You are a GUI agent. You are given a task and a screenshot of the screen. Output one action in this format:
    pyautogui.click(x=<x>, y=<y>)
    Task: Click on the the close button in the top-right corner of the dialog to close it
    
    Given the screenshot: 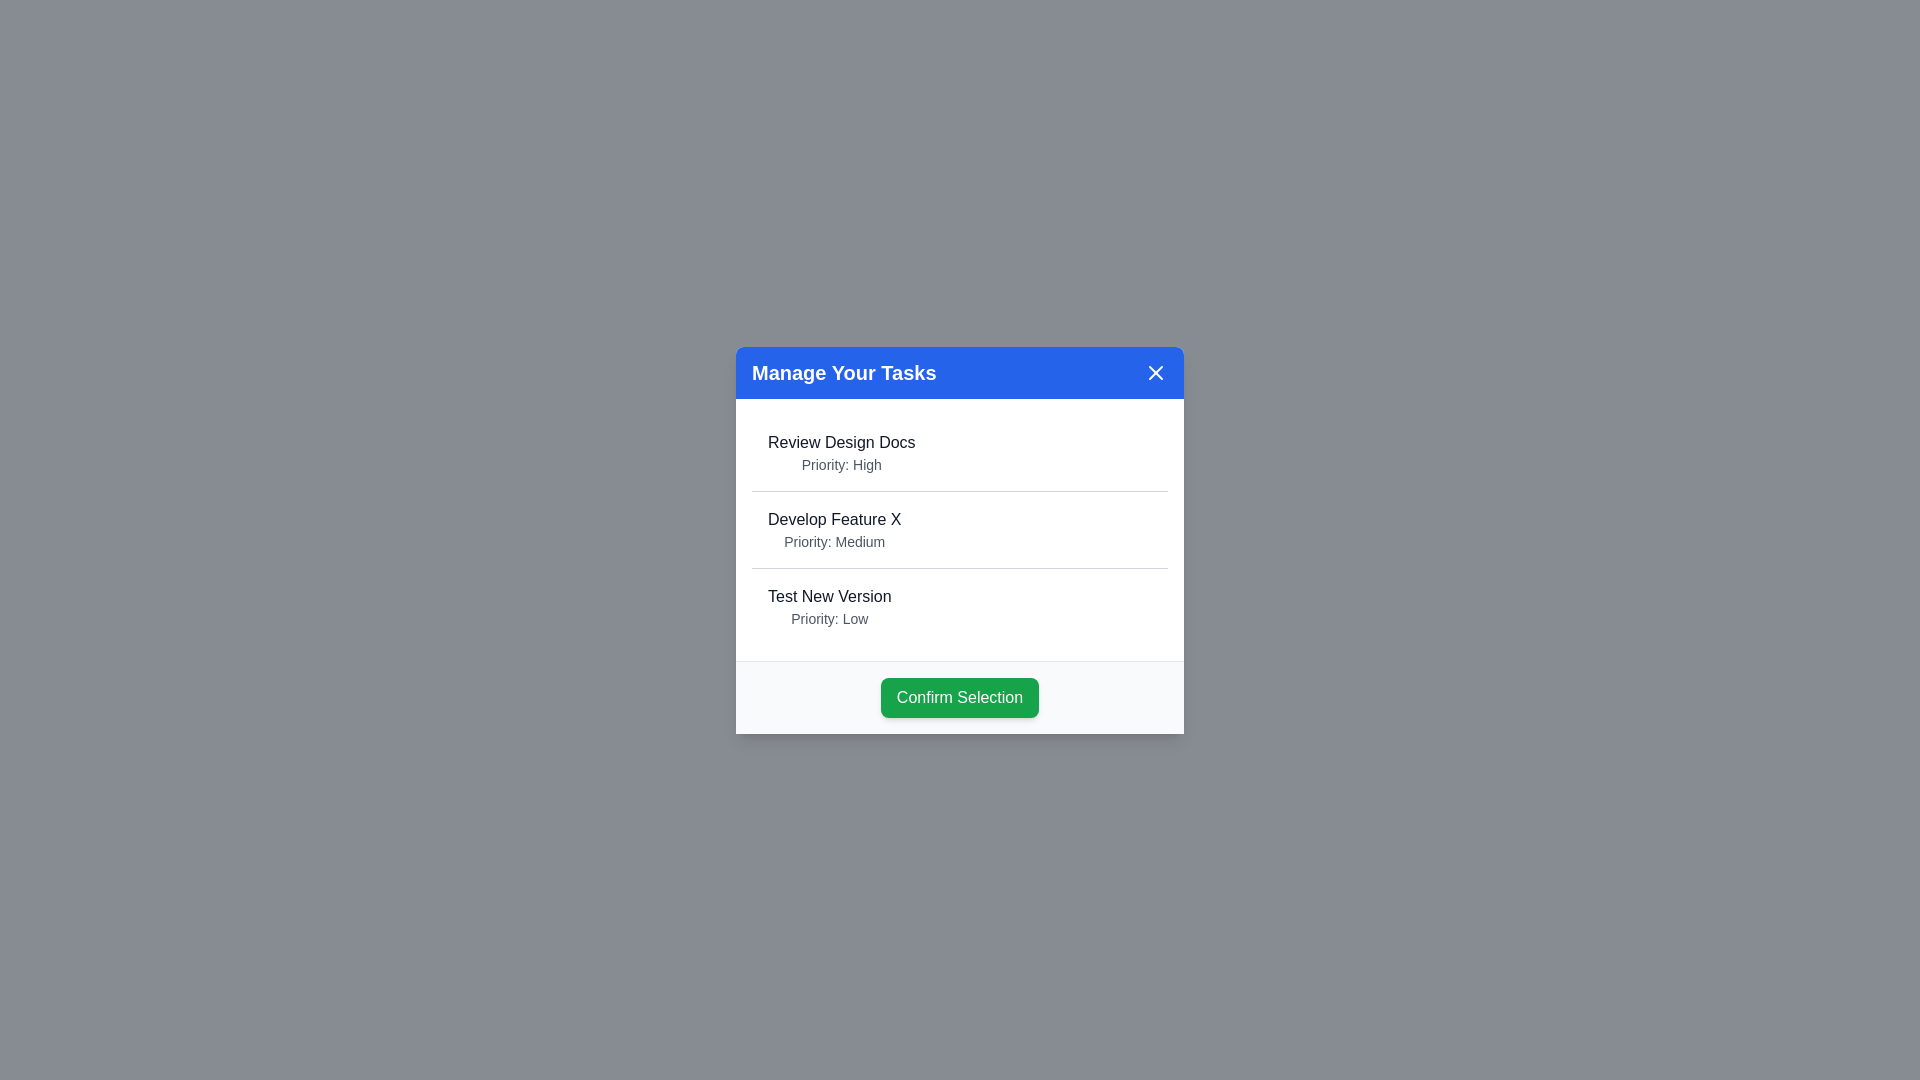 What is the action you would take?
    pyautogui.click(x=1156, y=372)
    